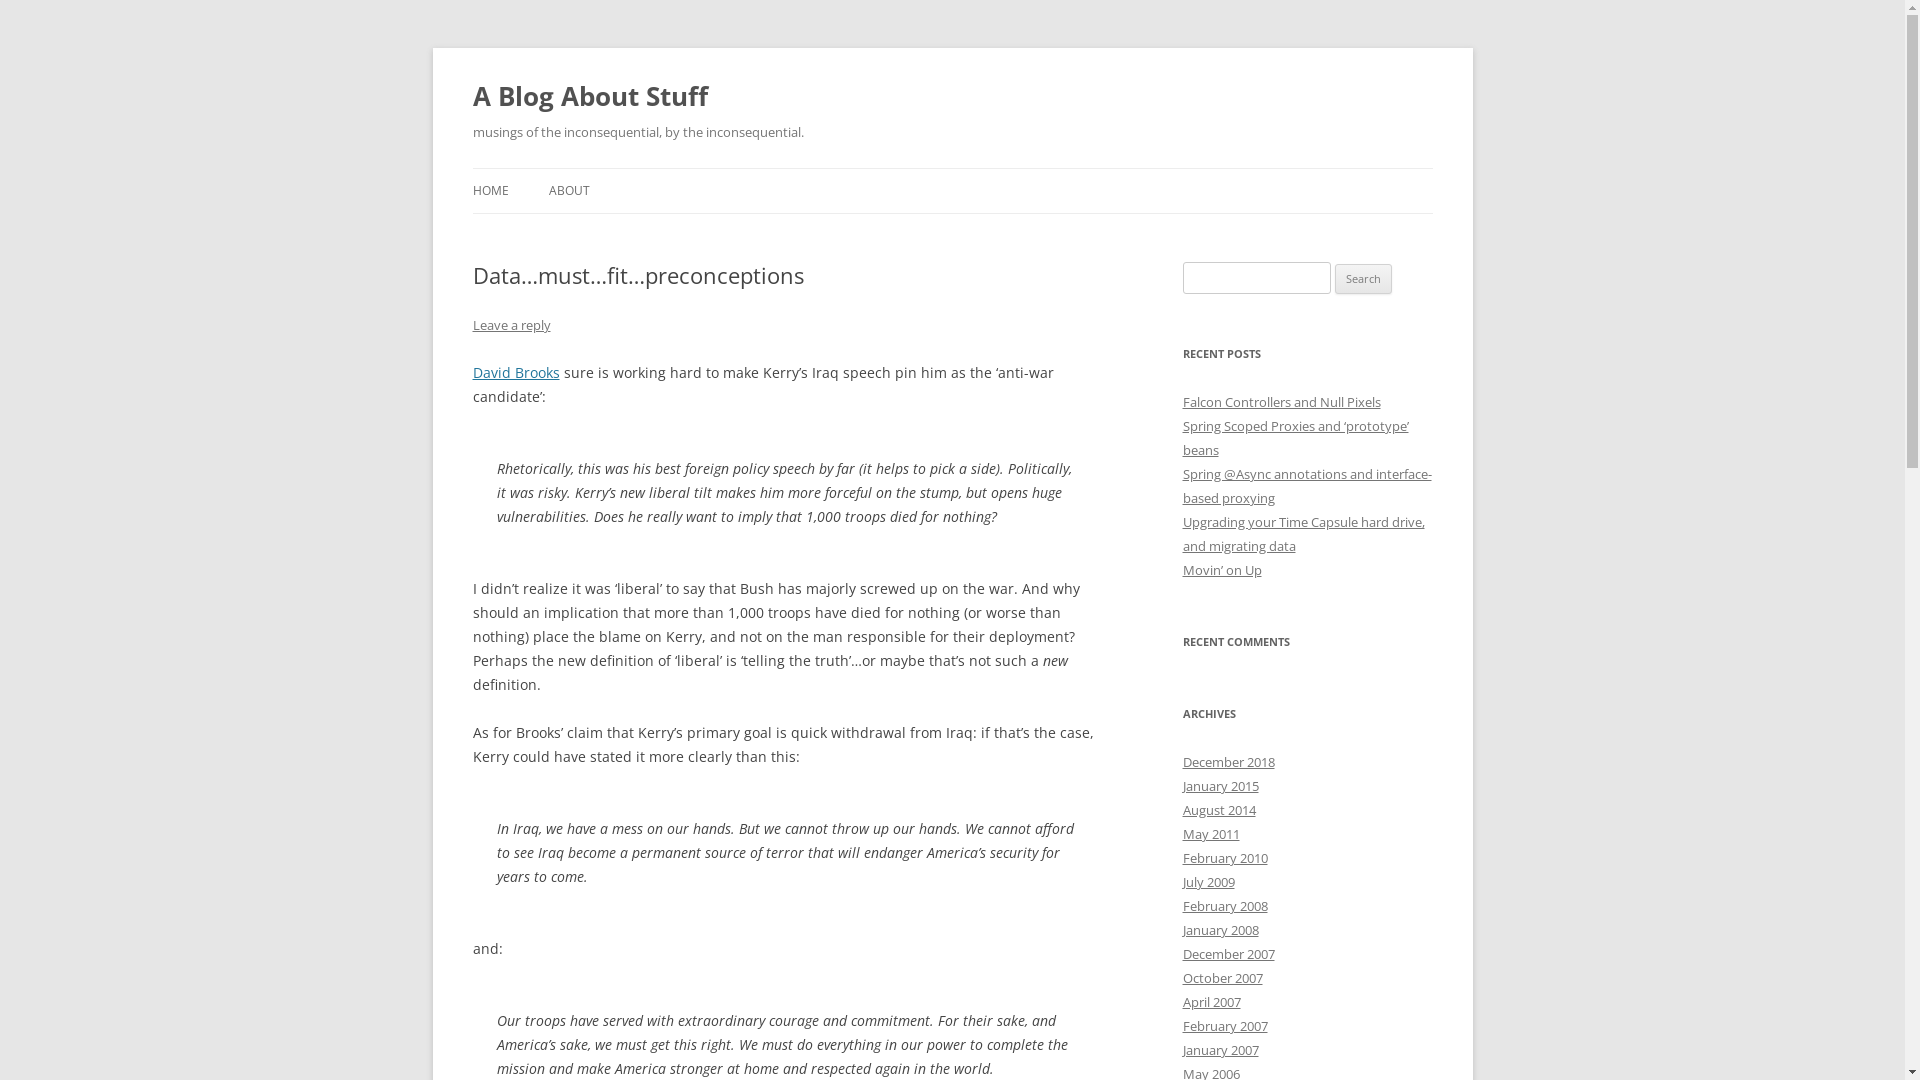  What do you see at coordinates (1302, 532) in the screenshot?
I see `'Upgrading your Time Capsule hard drive, and migrating data'` at bounding box center [1302, 532].